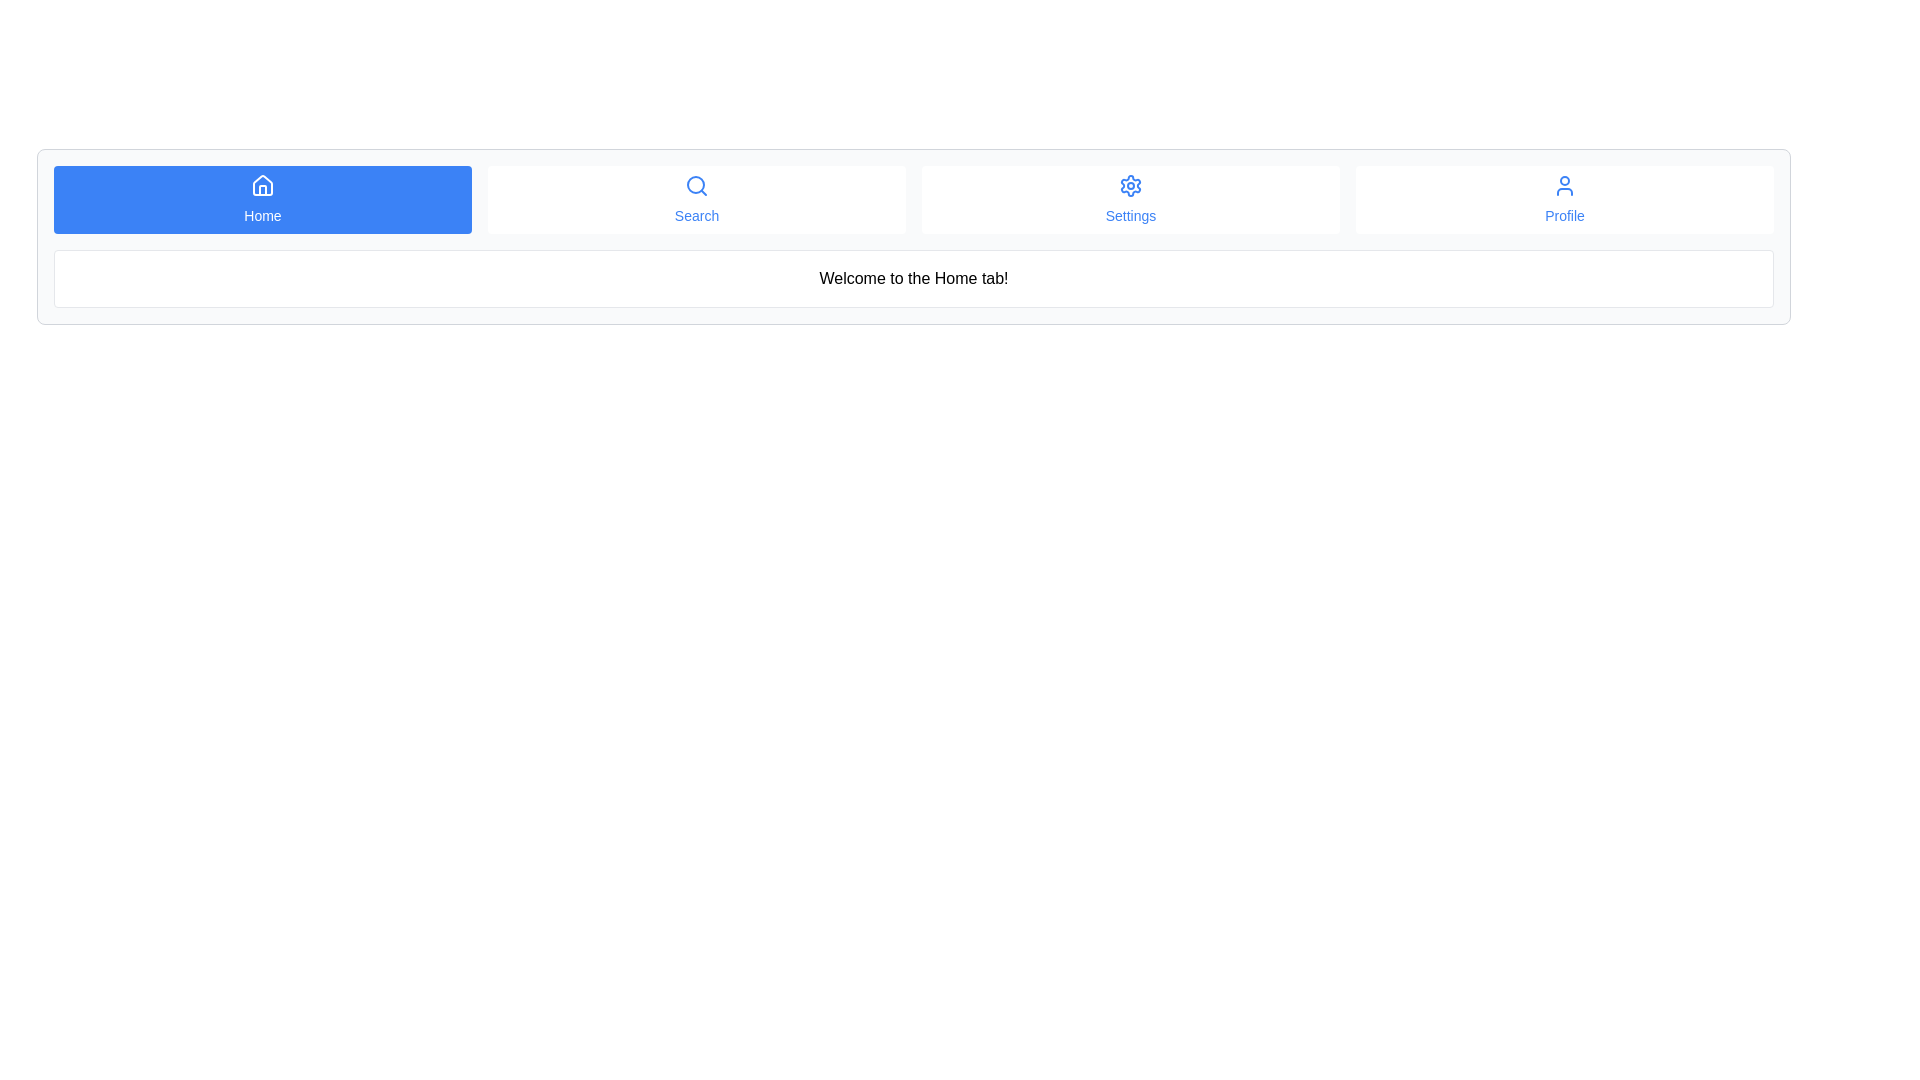  Describe the element at coordinates (262, 190) in the screenshot. I see `the door icon within the house graphic, which is located in the top-left 'Home' button of the main navigation bar` at that location.